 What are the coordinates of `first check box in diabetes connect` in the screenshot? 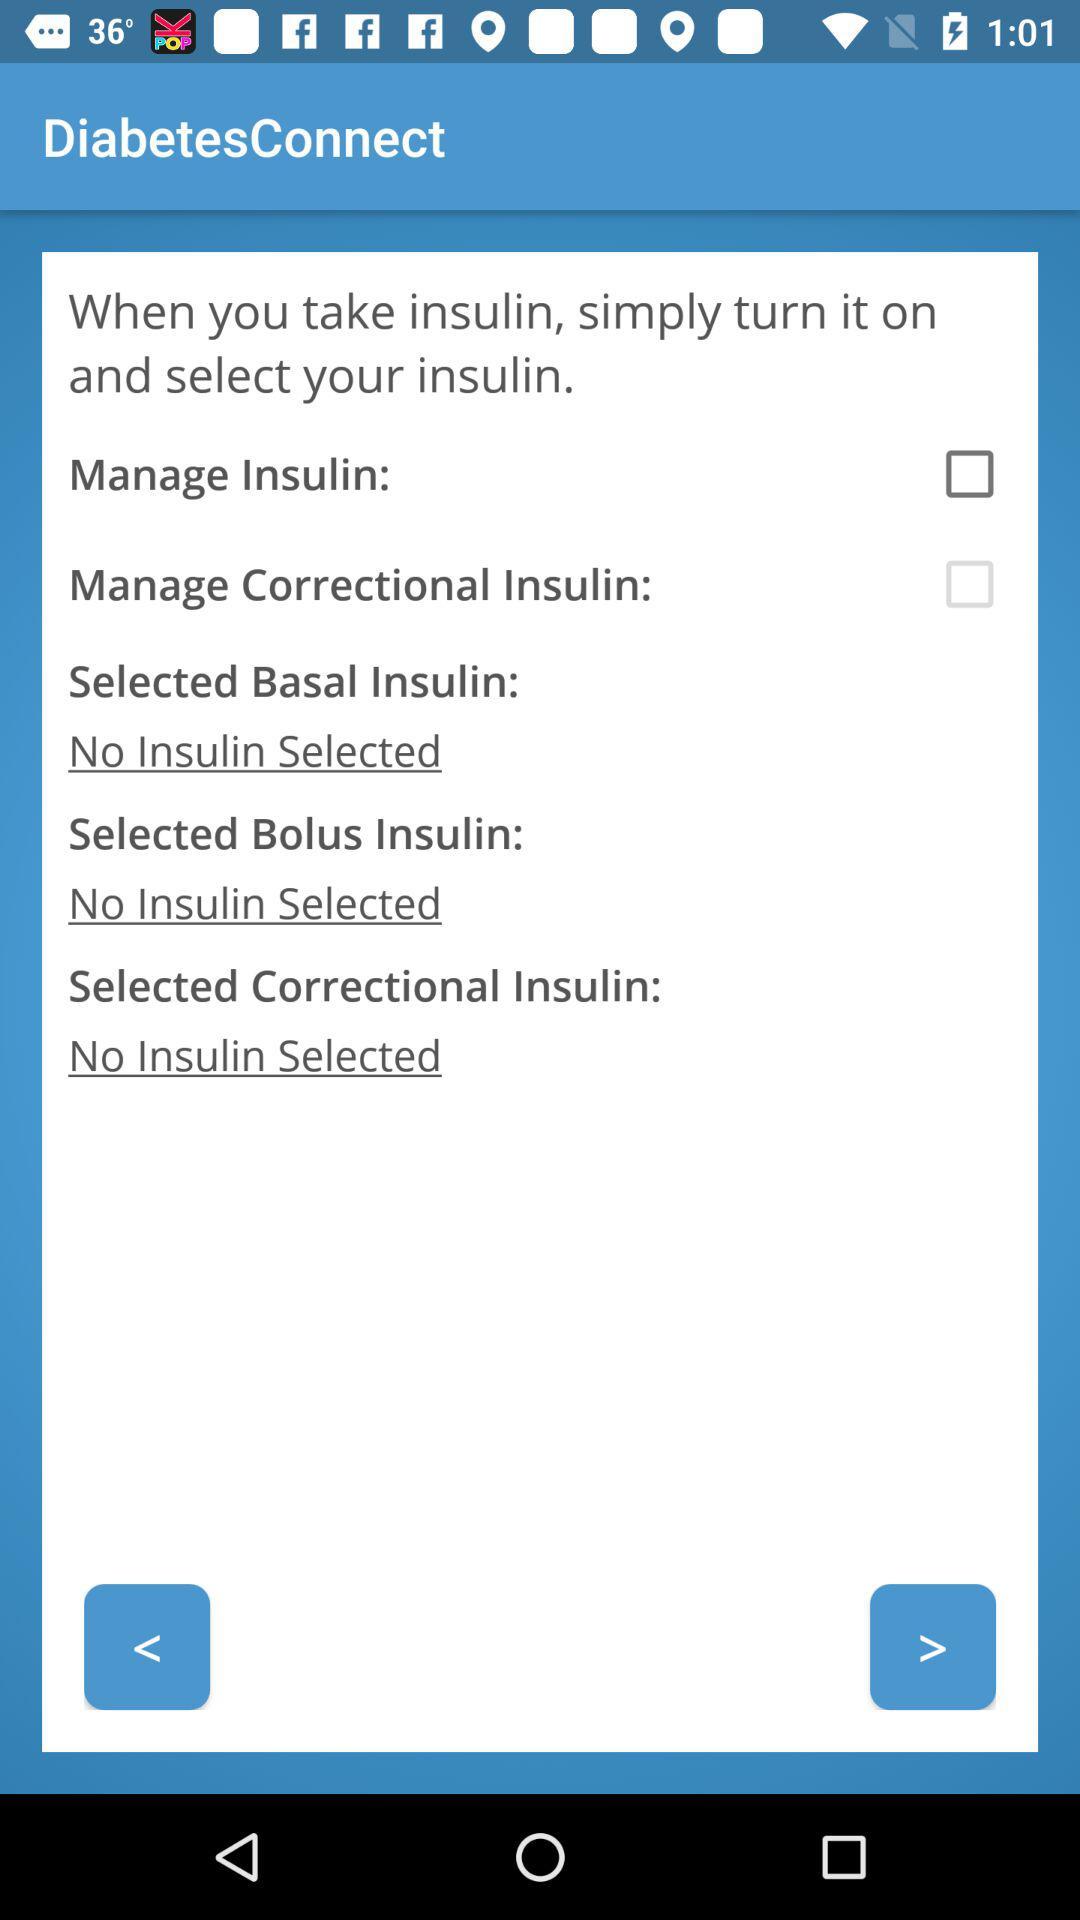 It's located at (968, 473).